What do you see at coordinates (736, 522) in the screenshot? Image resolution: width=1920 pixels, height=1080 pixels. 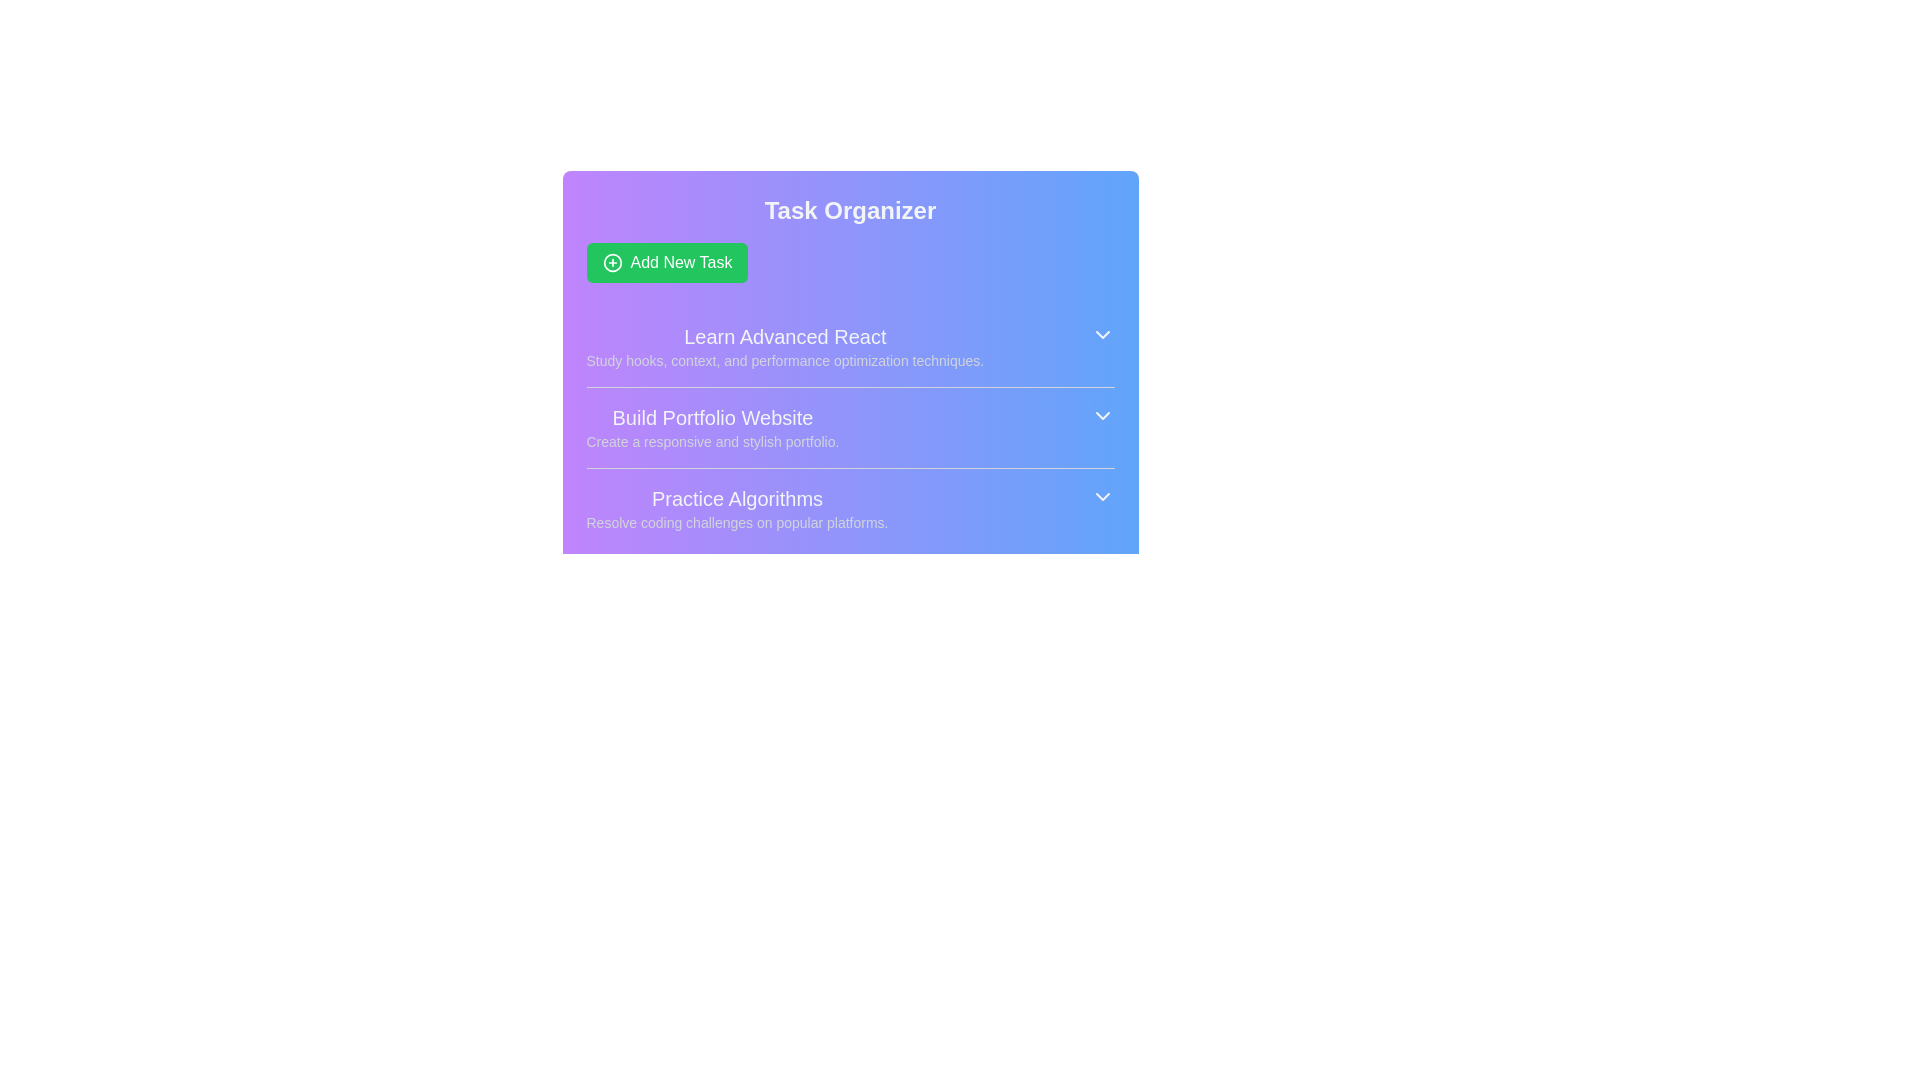 I see `the static informational text block located beneath the 'Practice Algorithms' title, providing context for the section` at bounding box center [736, 522].